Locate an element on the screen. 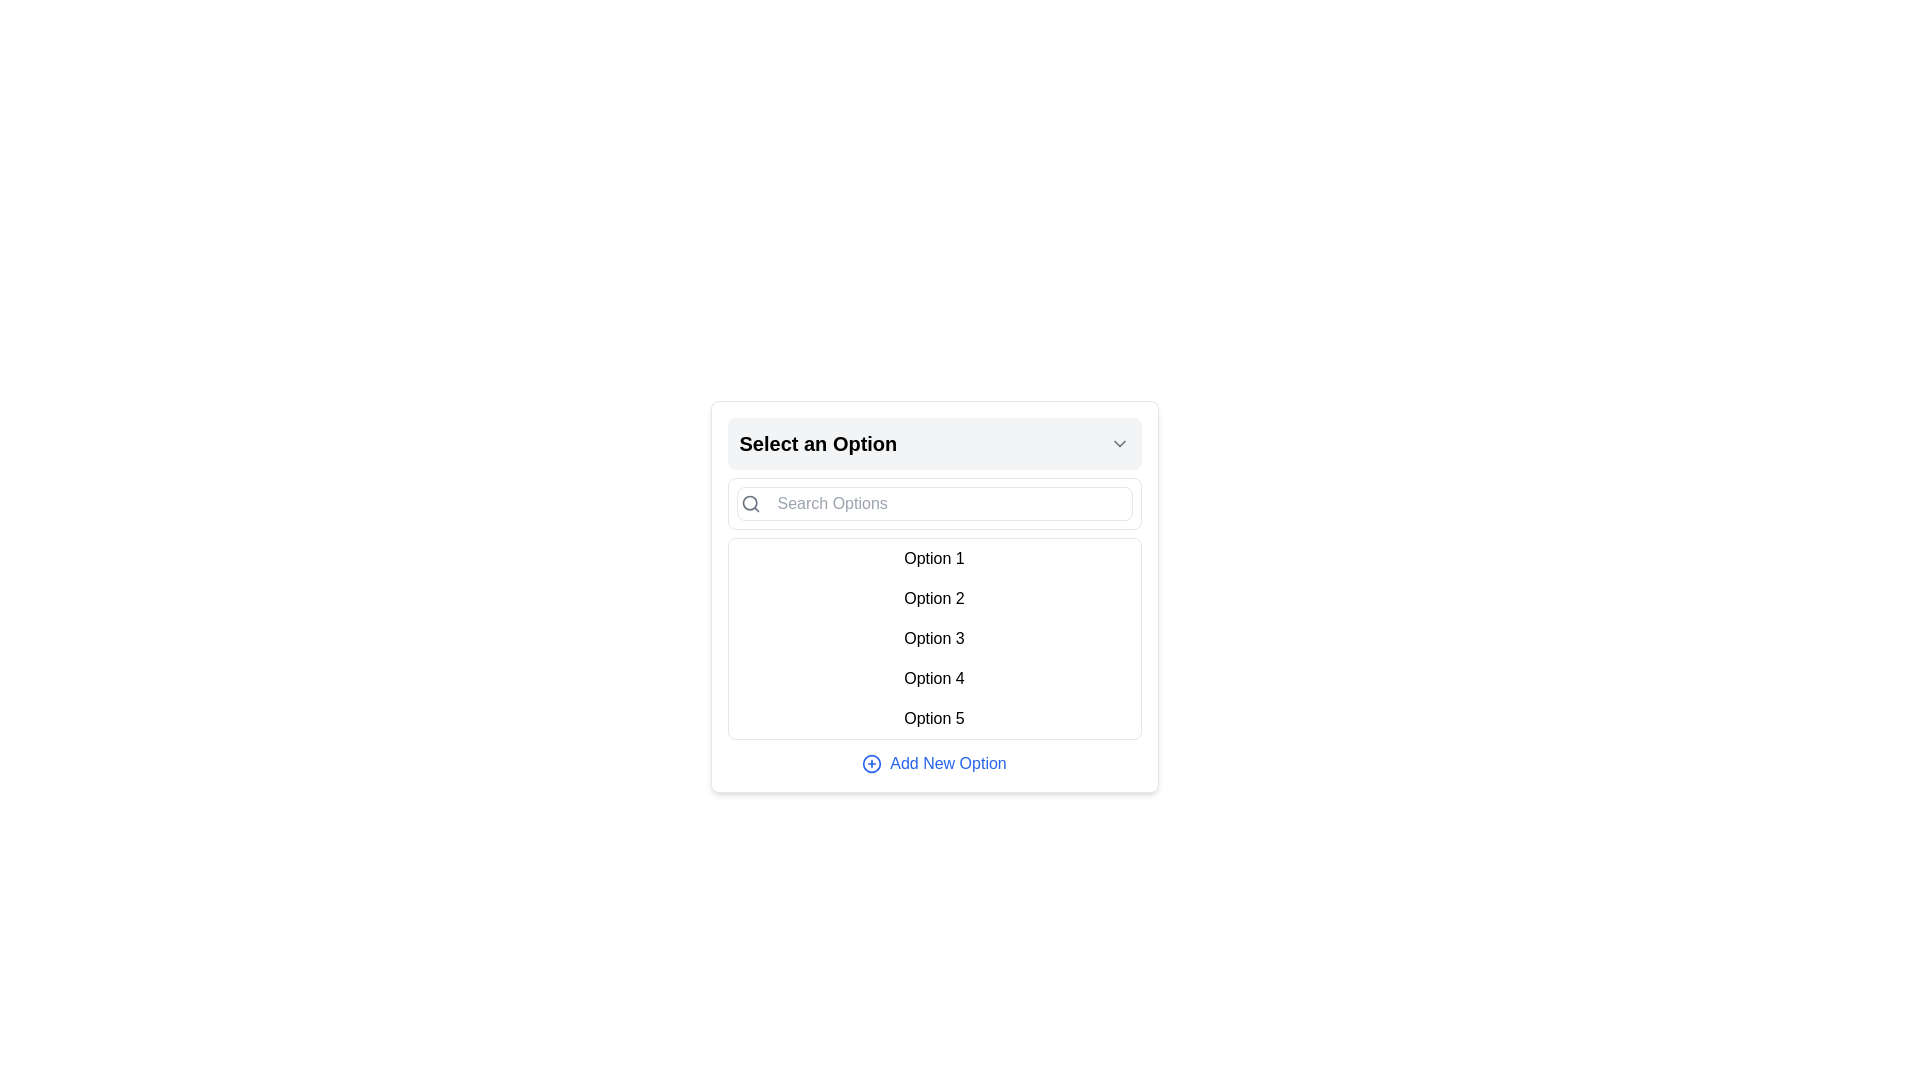 Image resolution: width=1920 pixels, height=1080 pixels. the search icon located on the left side of the search input field to initiate the search functionality is located at coordinates (749, 503).